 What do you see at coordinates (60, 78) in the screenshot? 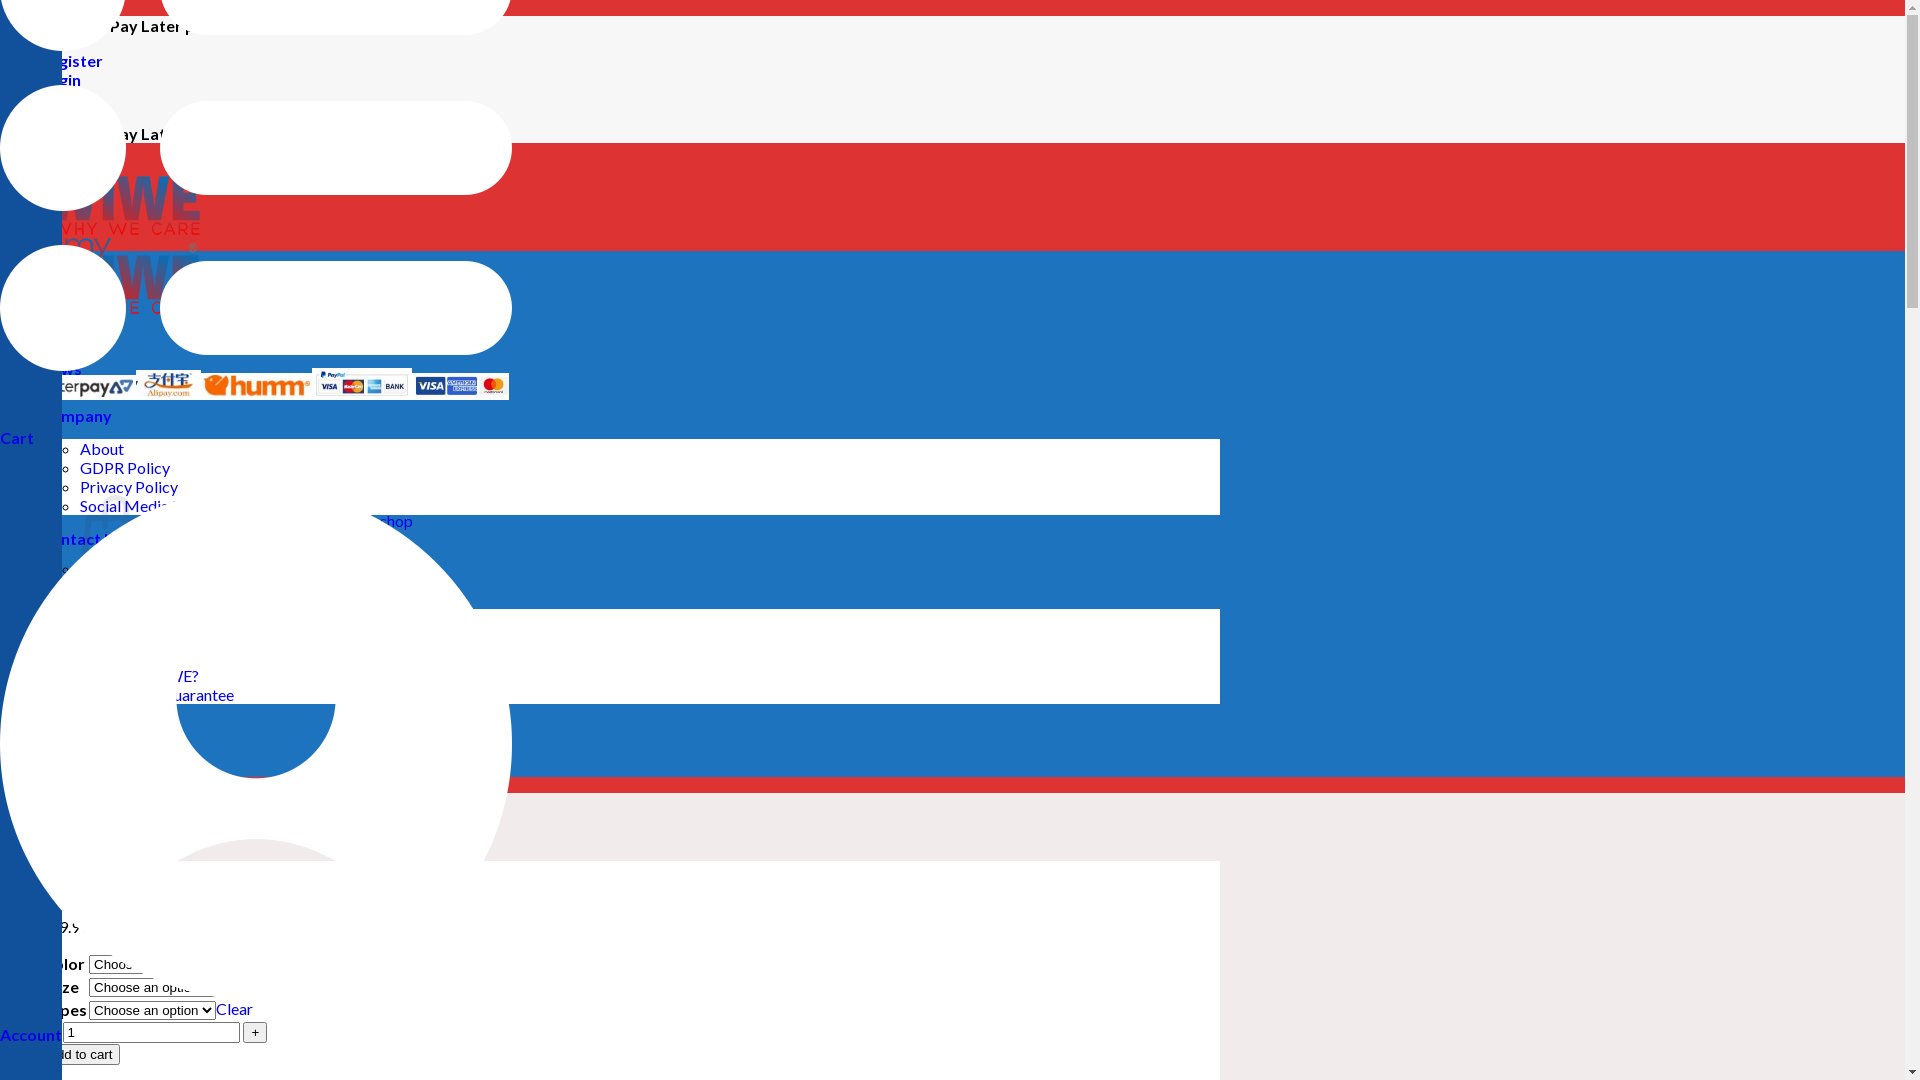
I see `'Login'` at bounding box center [60, 78].